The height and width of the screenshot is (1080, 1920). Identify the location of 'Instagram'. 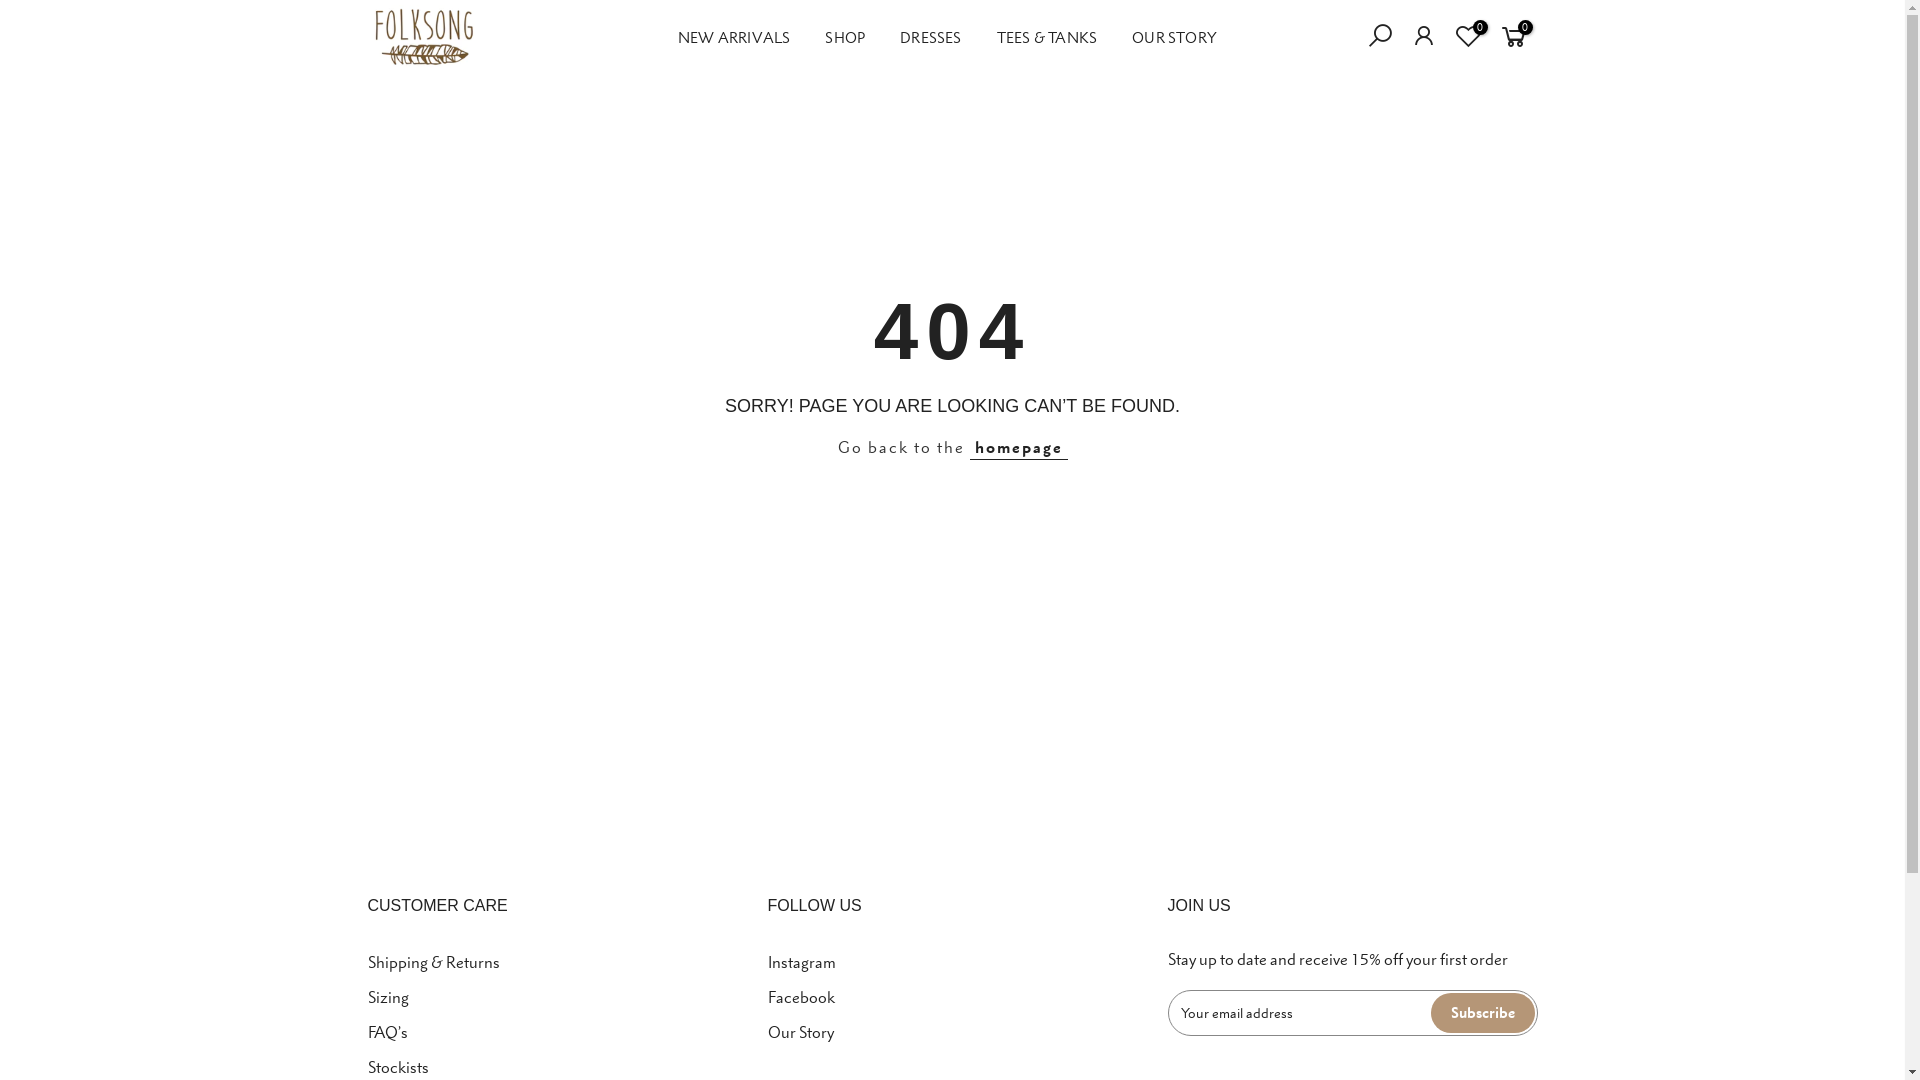
(767, 960).